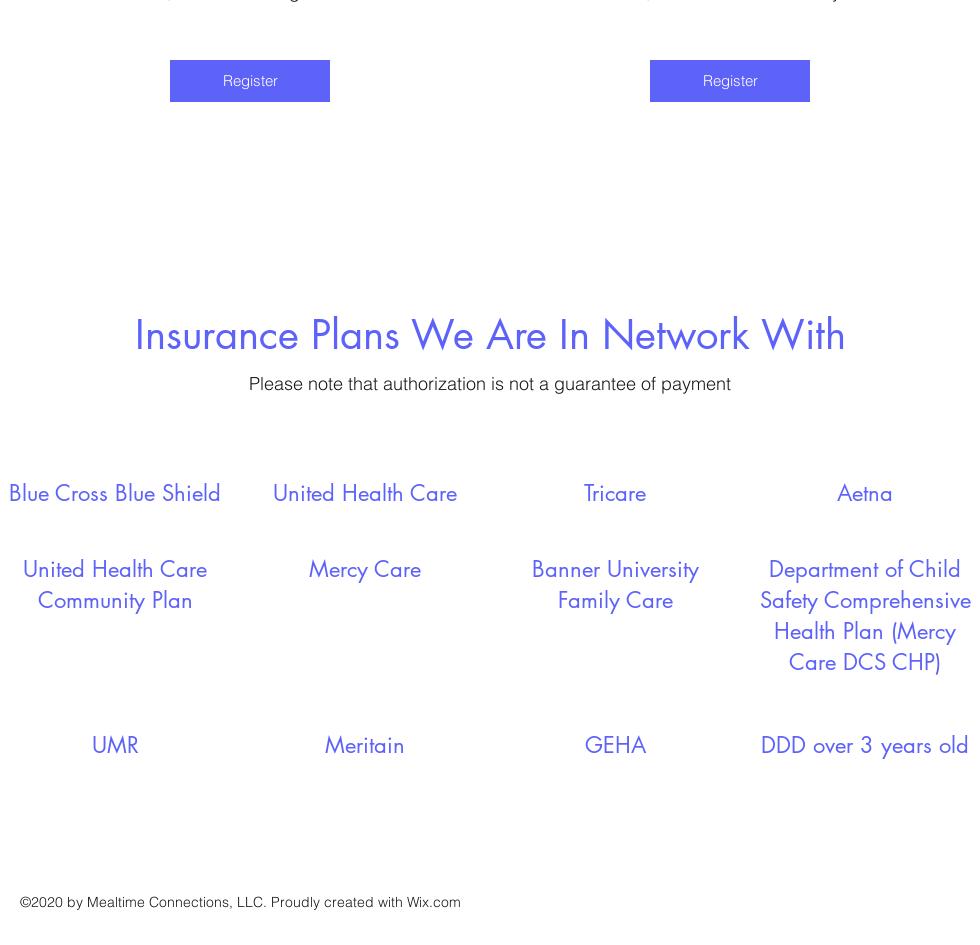 The height and width of the screenshot is (945, 980). What do you see at coordinates (865, 742) in the screenshot?
I see `'DDD over 3 years old'` at bounding box center [865, 742].